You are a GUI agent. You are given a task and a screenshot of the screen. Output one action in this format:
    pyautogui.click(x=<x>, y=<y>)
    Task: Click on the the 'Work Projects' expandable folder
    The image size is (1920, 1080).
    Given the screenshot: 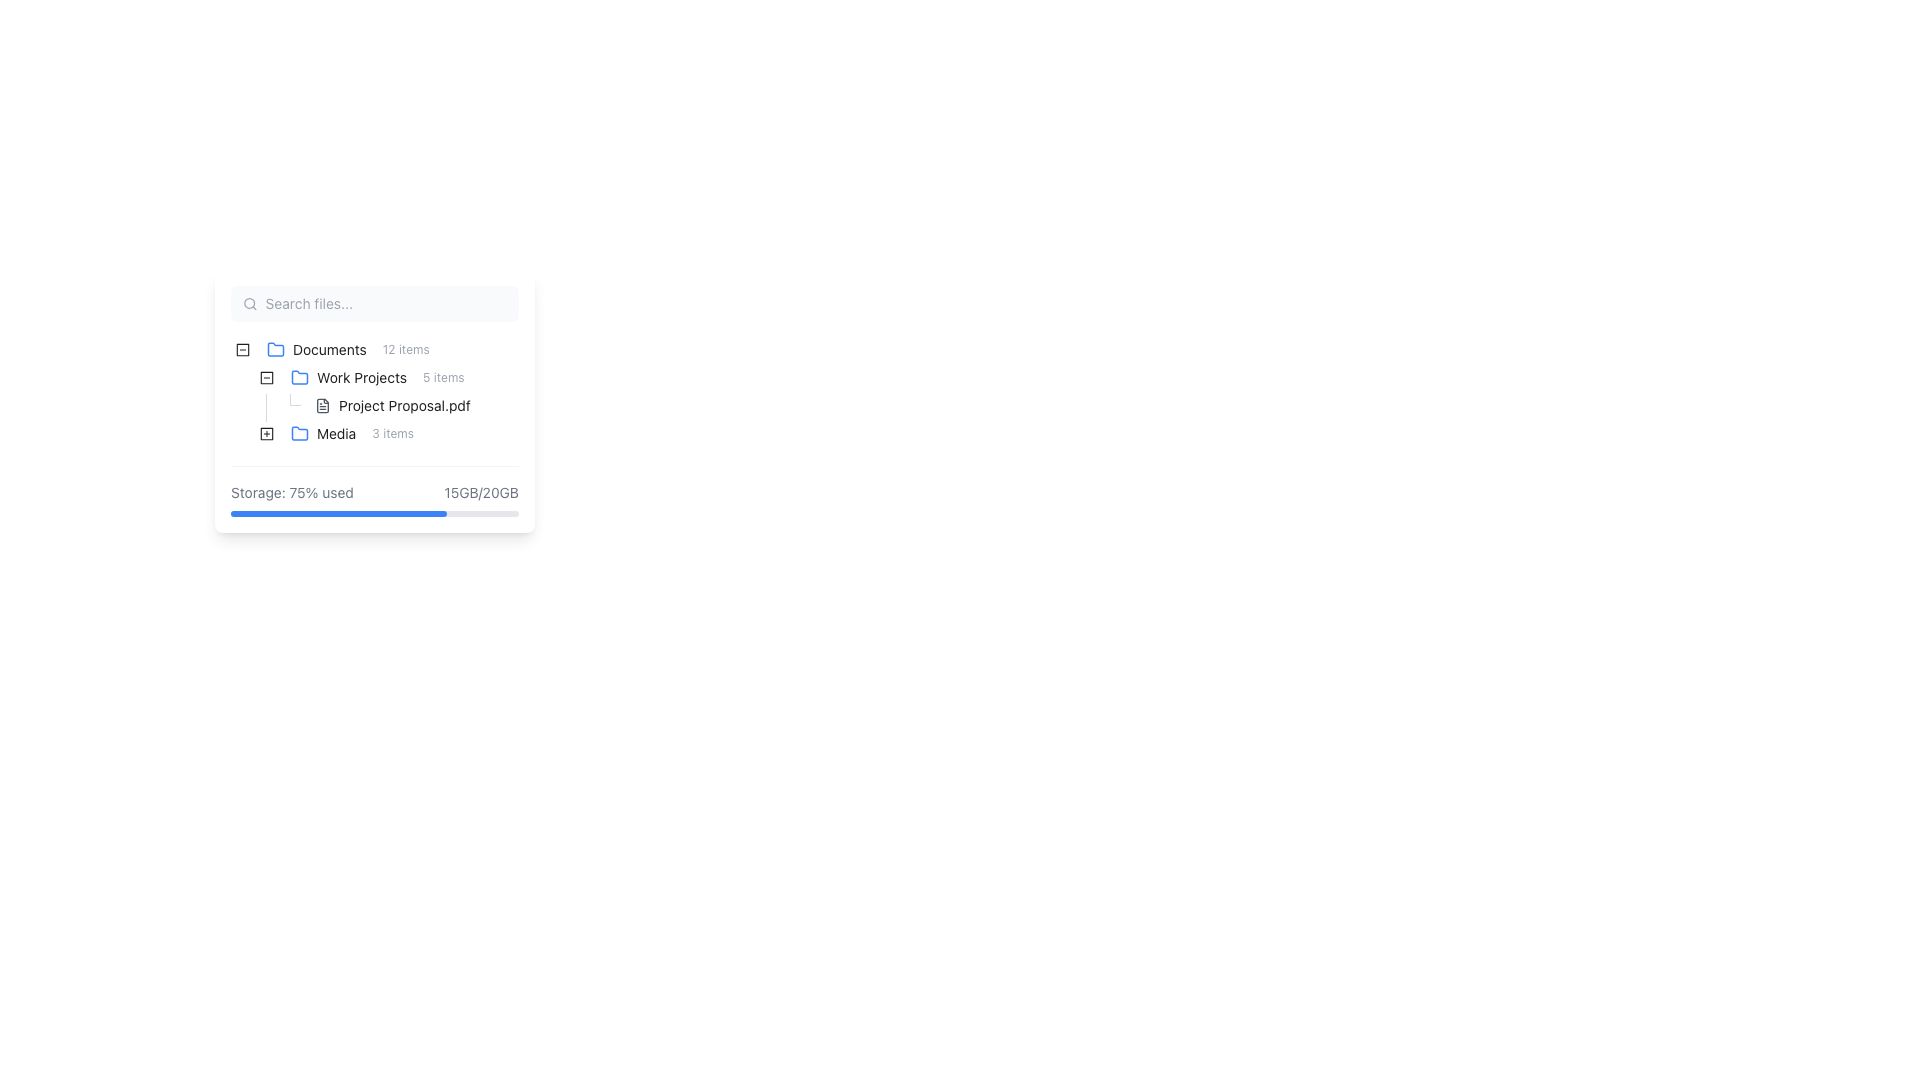 What is the action you would take?
    pyautogui.click(x=351, y=378)
    